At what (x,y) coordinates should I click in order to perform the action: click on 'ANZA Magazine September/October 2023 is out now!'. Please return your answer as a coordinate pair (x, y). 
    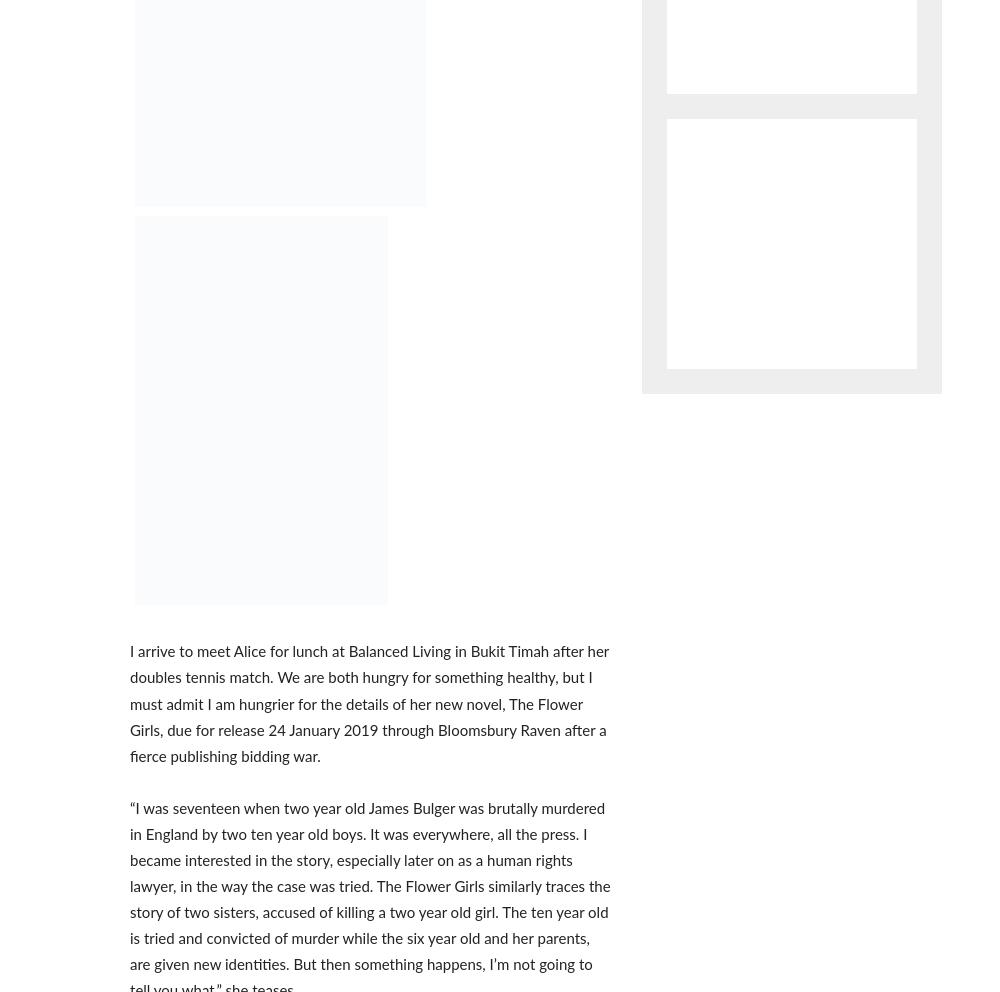
    Looking at the image, I should click on (130, 291).